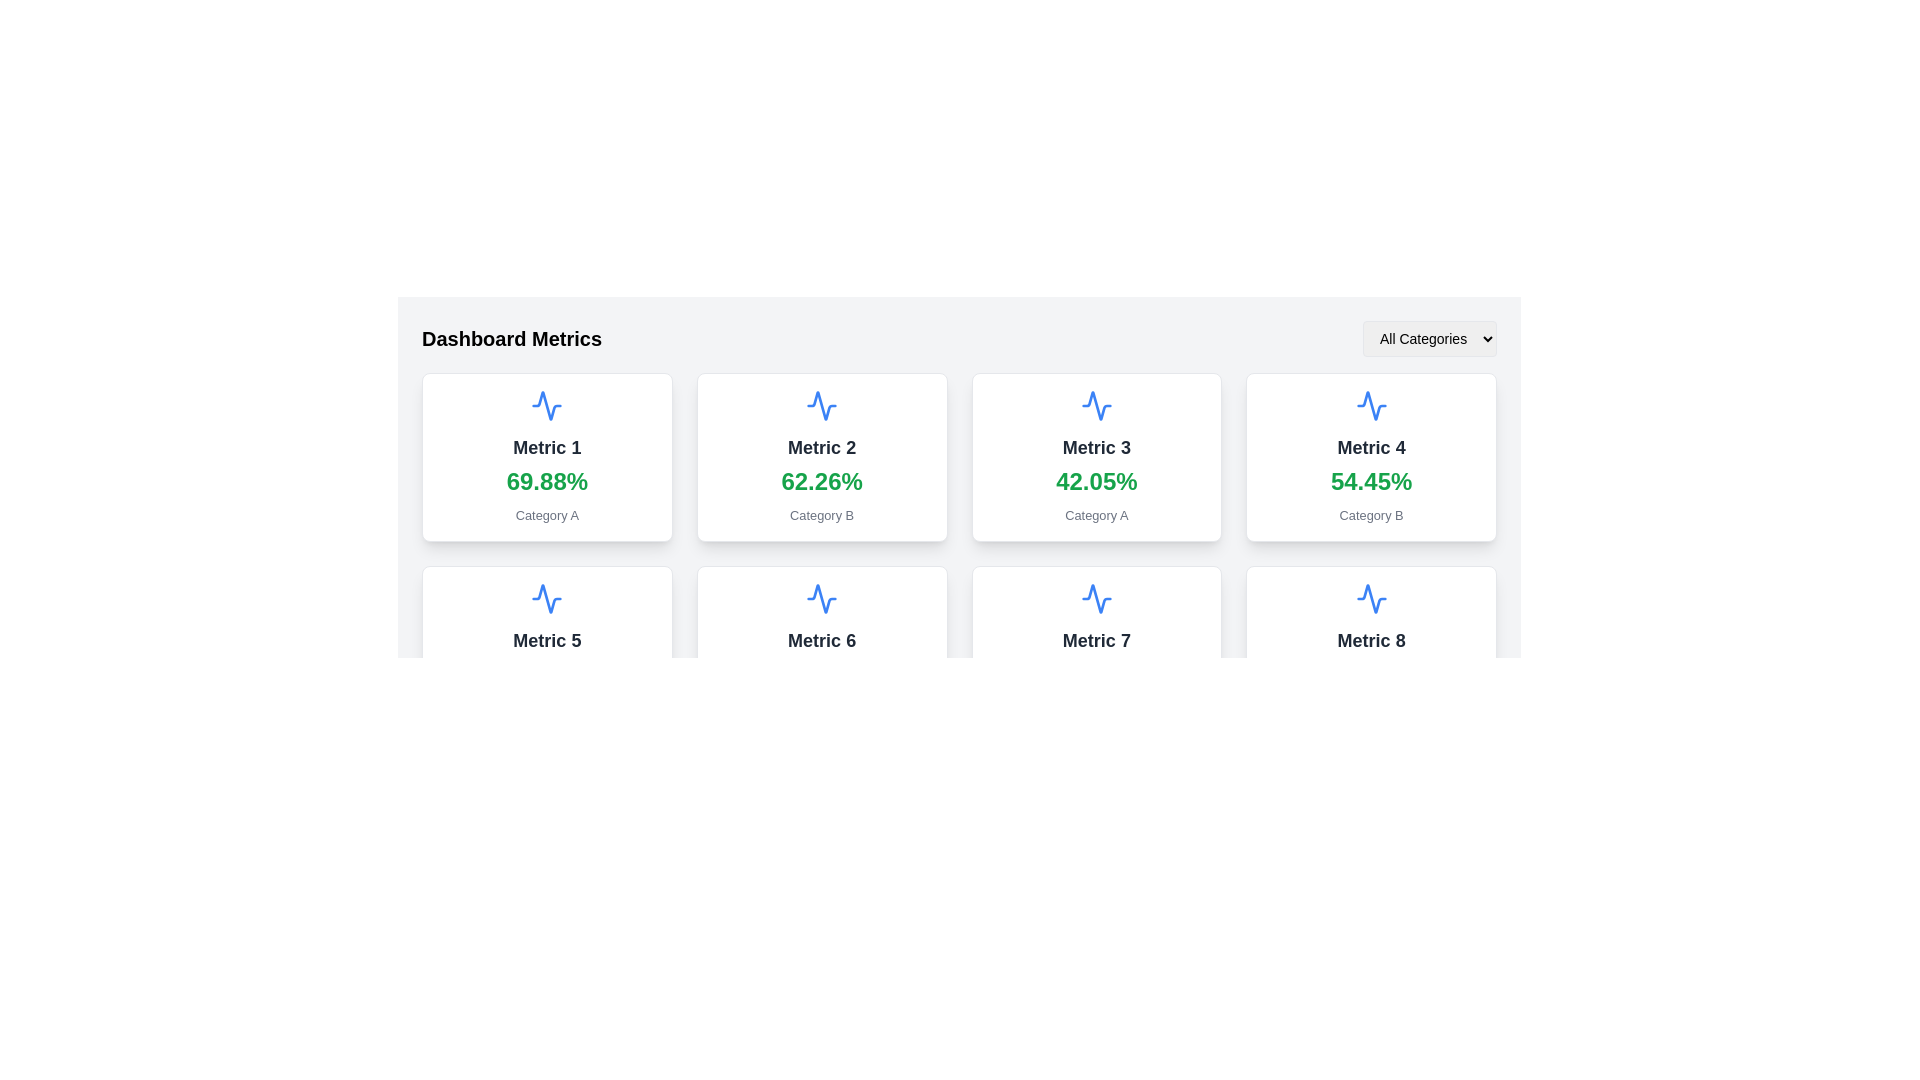 Image resolution: width=1920 pixels, height=1080 pixels. What do you see at coordinates (547, 405) in the screenshot?
I see `the blue activity waveform icon located at the top of the 'Metric 1' card with the value '69.88%'` at bounding box center [547, 405].